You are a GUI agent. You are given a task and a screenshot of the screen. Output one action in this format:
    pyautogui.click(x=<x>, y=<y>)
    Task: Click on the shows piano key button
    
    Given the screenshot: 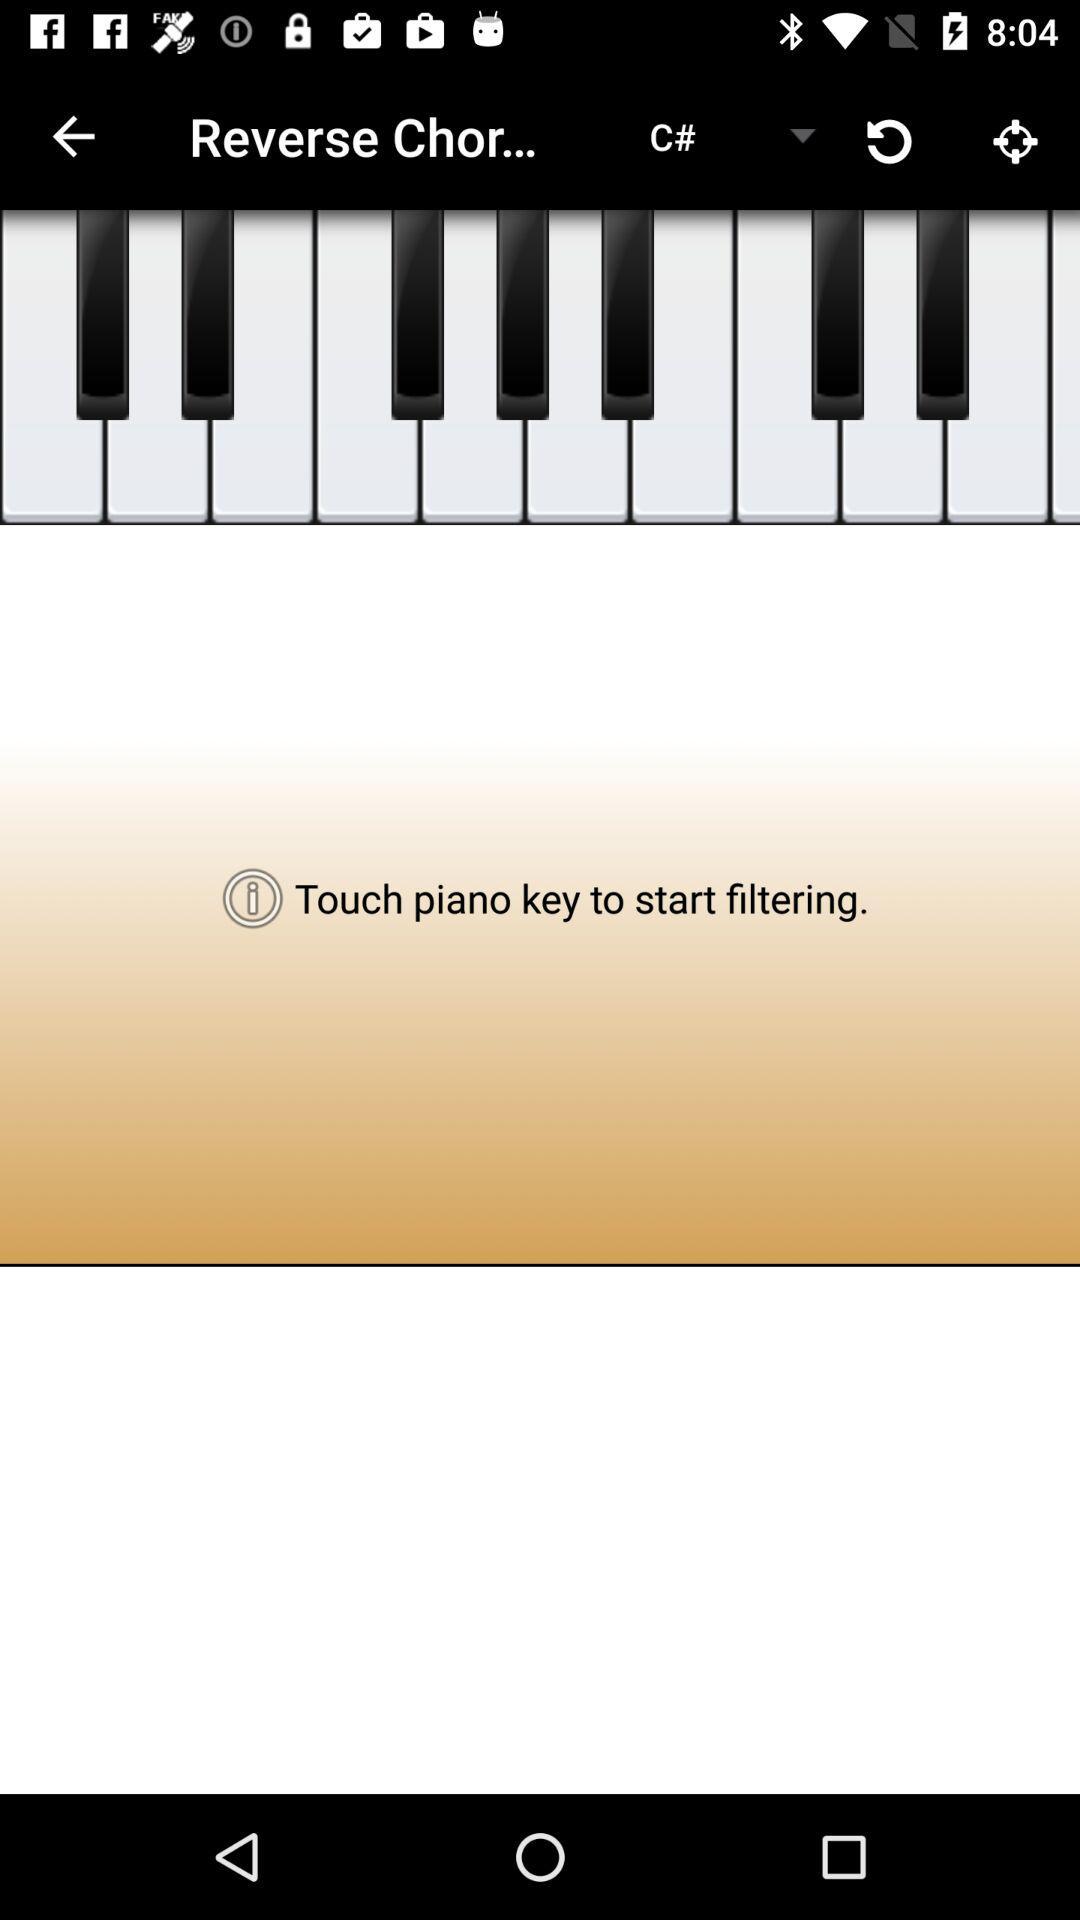 What is the action you would take?
    pyautogui.click(x=942, y=314)
    